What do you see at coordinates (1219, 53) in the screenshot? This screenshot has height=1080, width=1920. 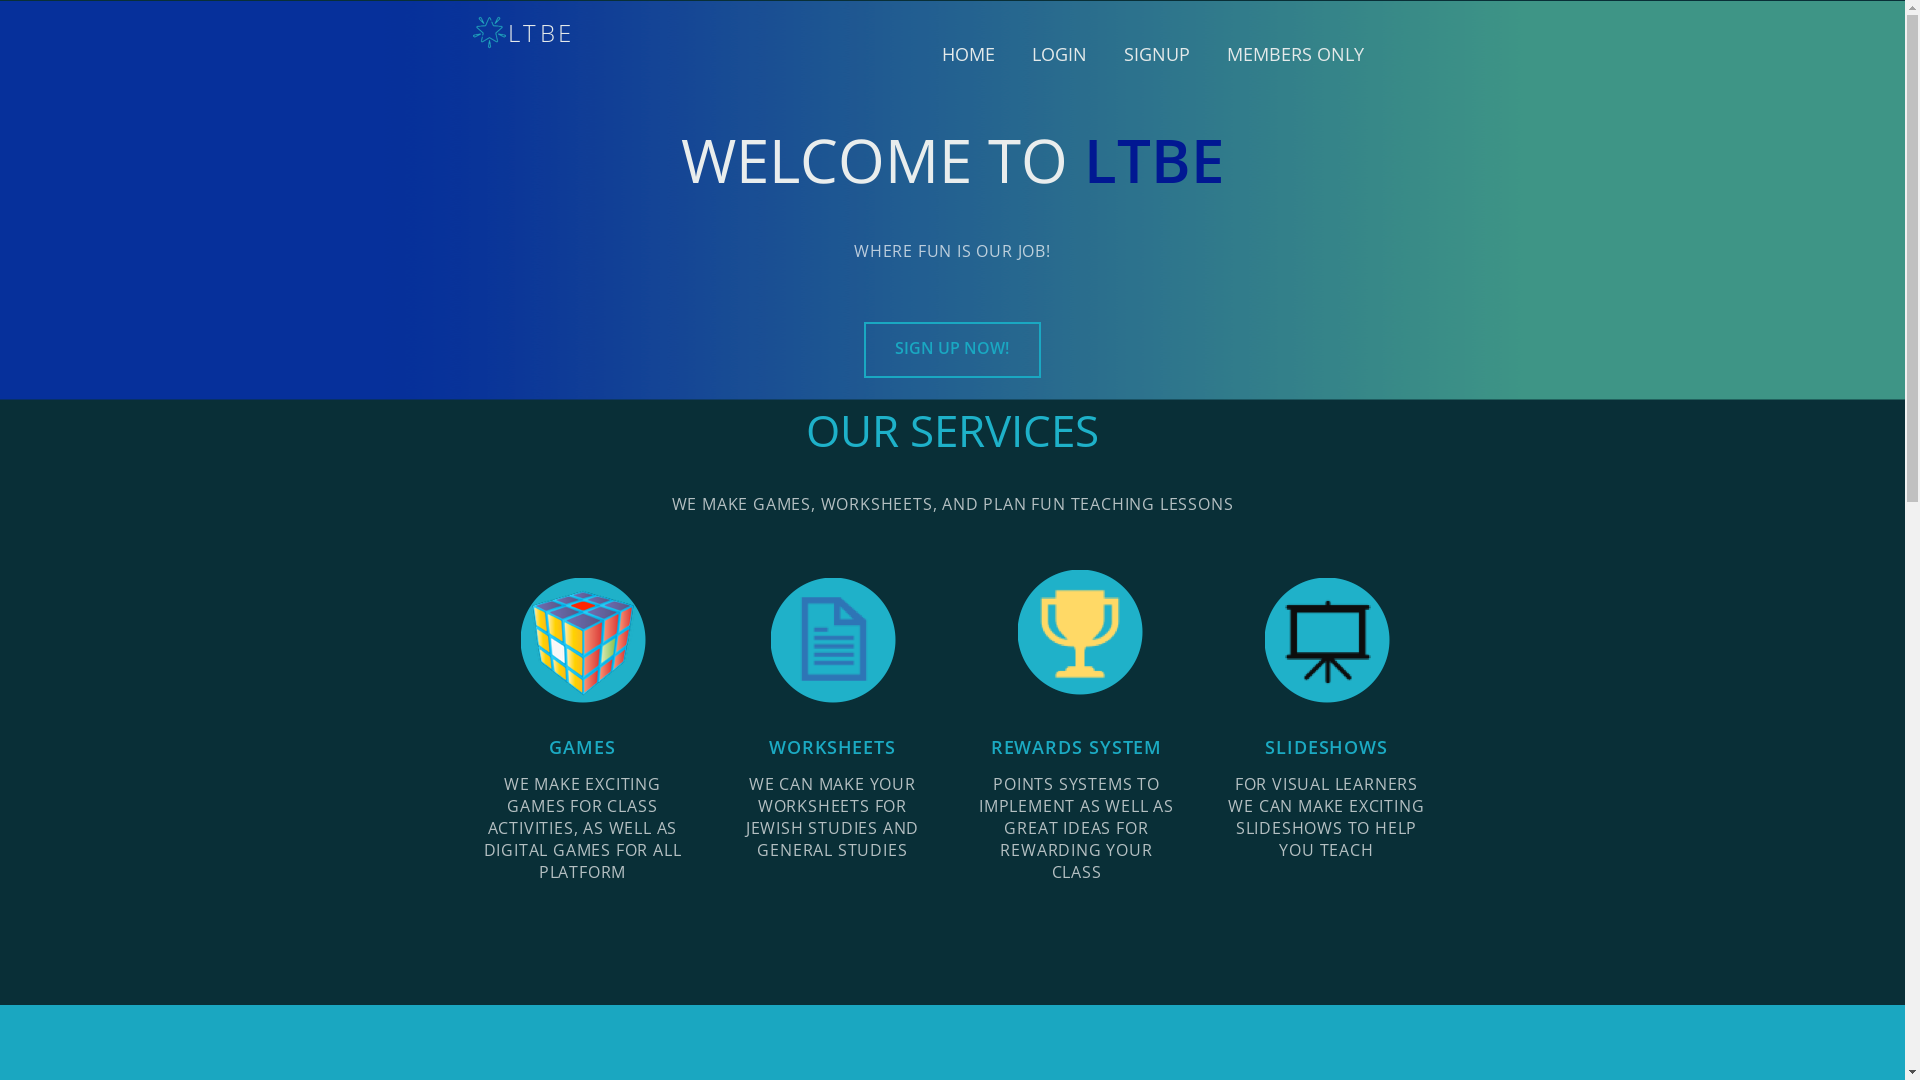 I see `'MEMBERS ONLY'` at bounding box center [1219, 53].